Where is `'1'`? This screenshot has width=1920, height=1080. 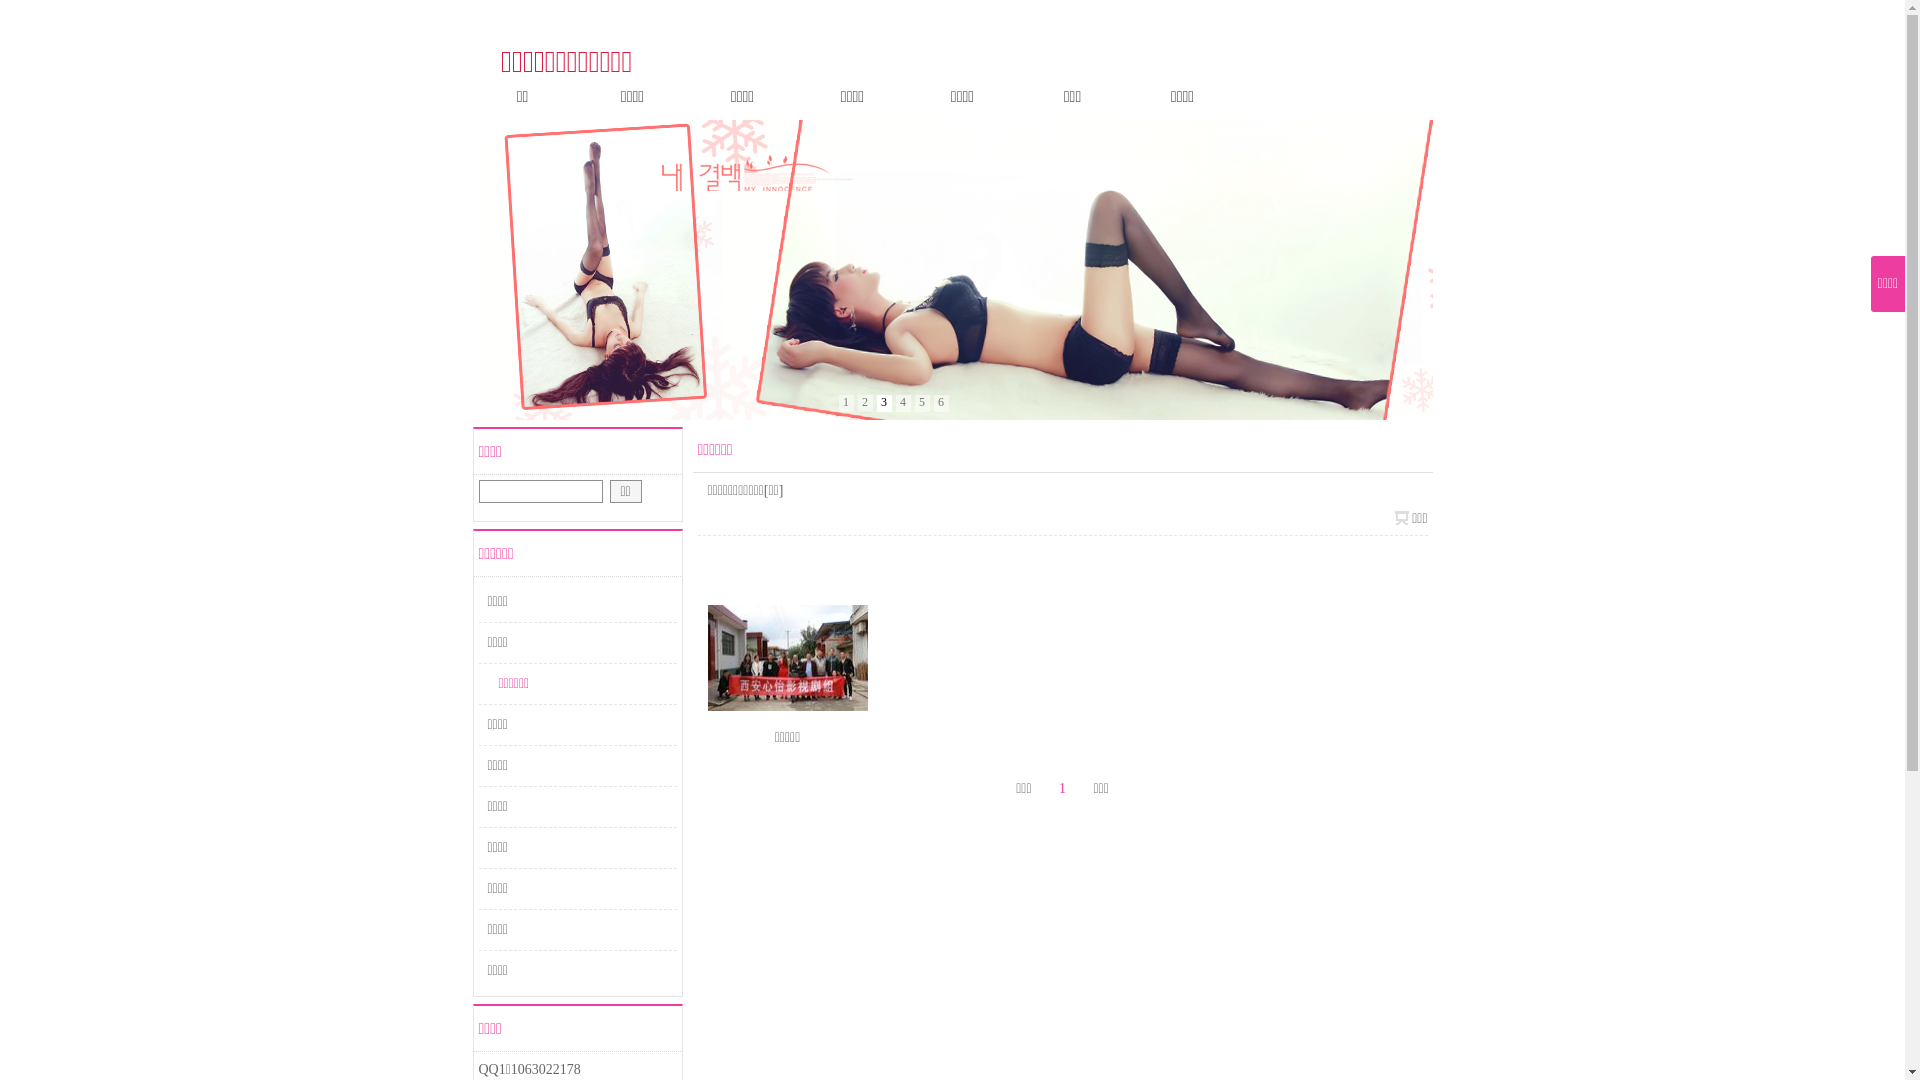
'1' is located at coordinates (845, 403).